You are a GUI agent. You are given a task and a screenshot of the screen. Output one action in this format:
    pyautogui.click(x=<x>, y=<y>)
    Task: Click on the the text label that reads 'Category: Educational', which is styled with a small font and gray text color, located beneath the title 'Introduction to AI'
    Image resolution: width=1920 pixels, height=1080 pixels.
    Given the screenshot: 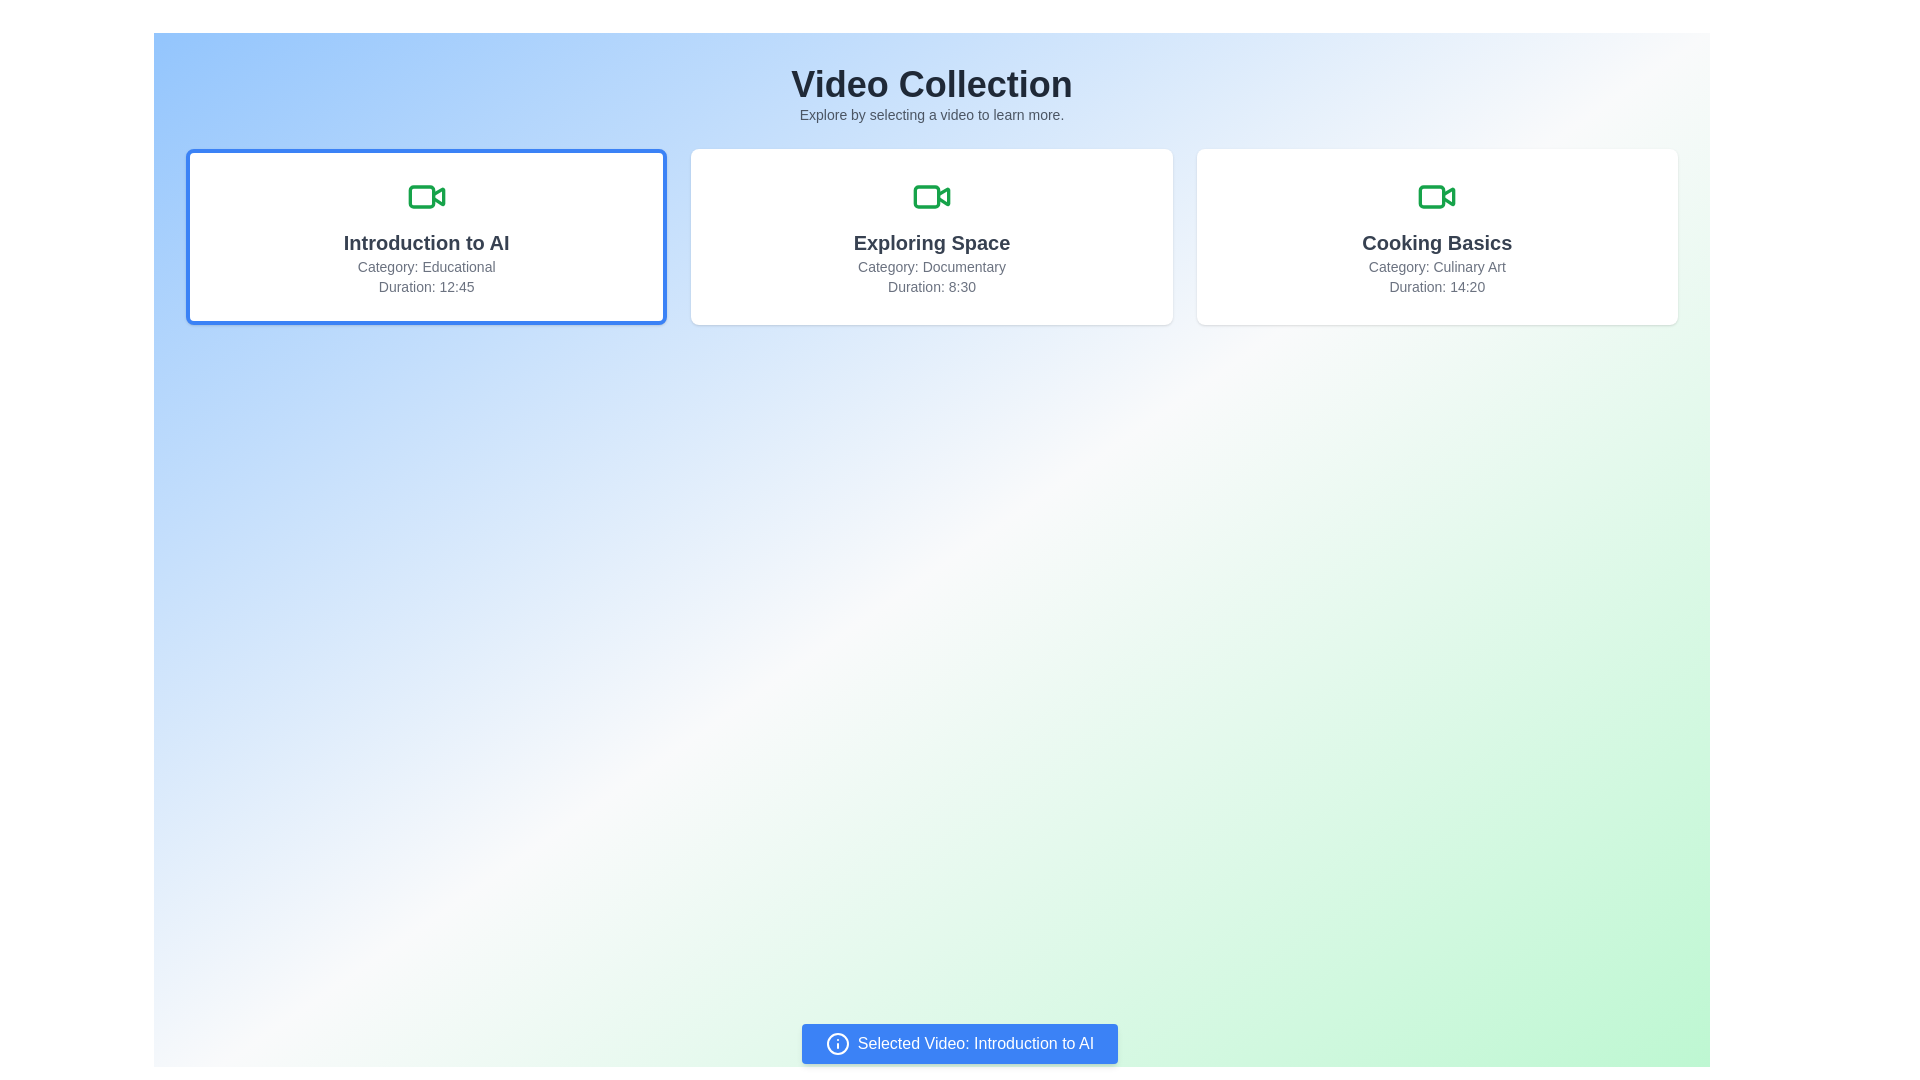 What is the action you would take?
    pyautogui.click(x=425, y=265)
    